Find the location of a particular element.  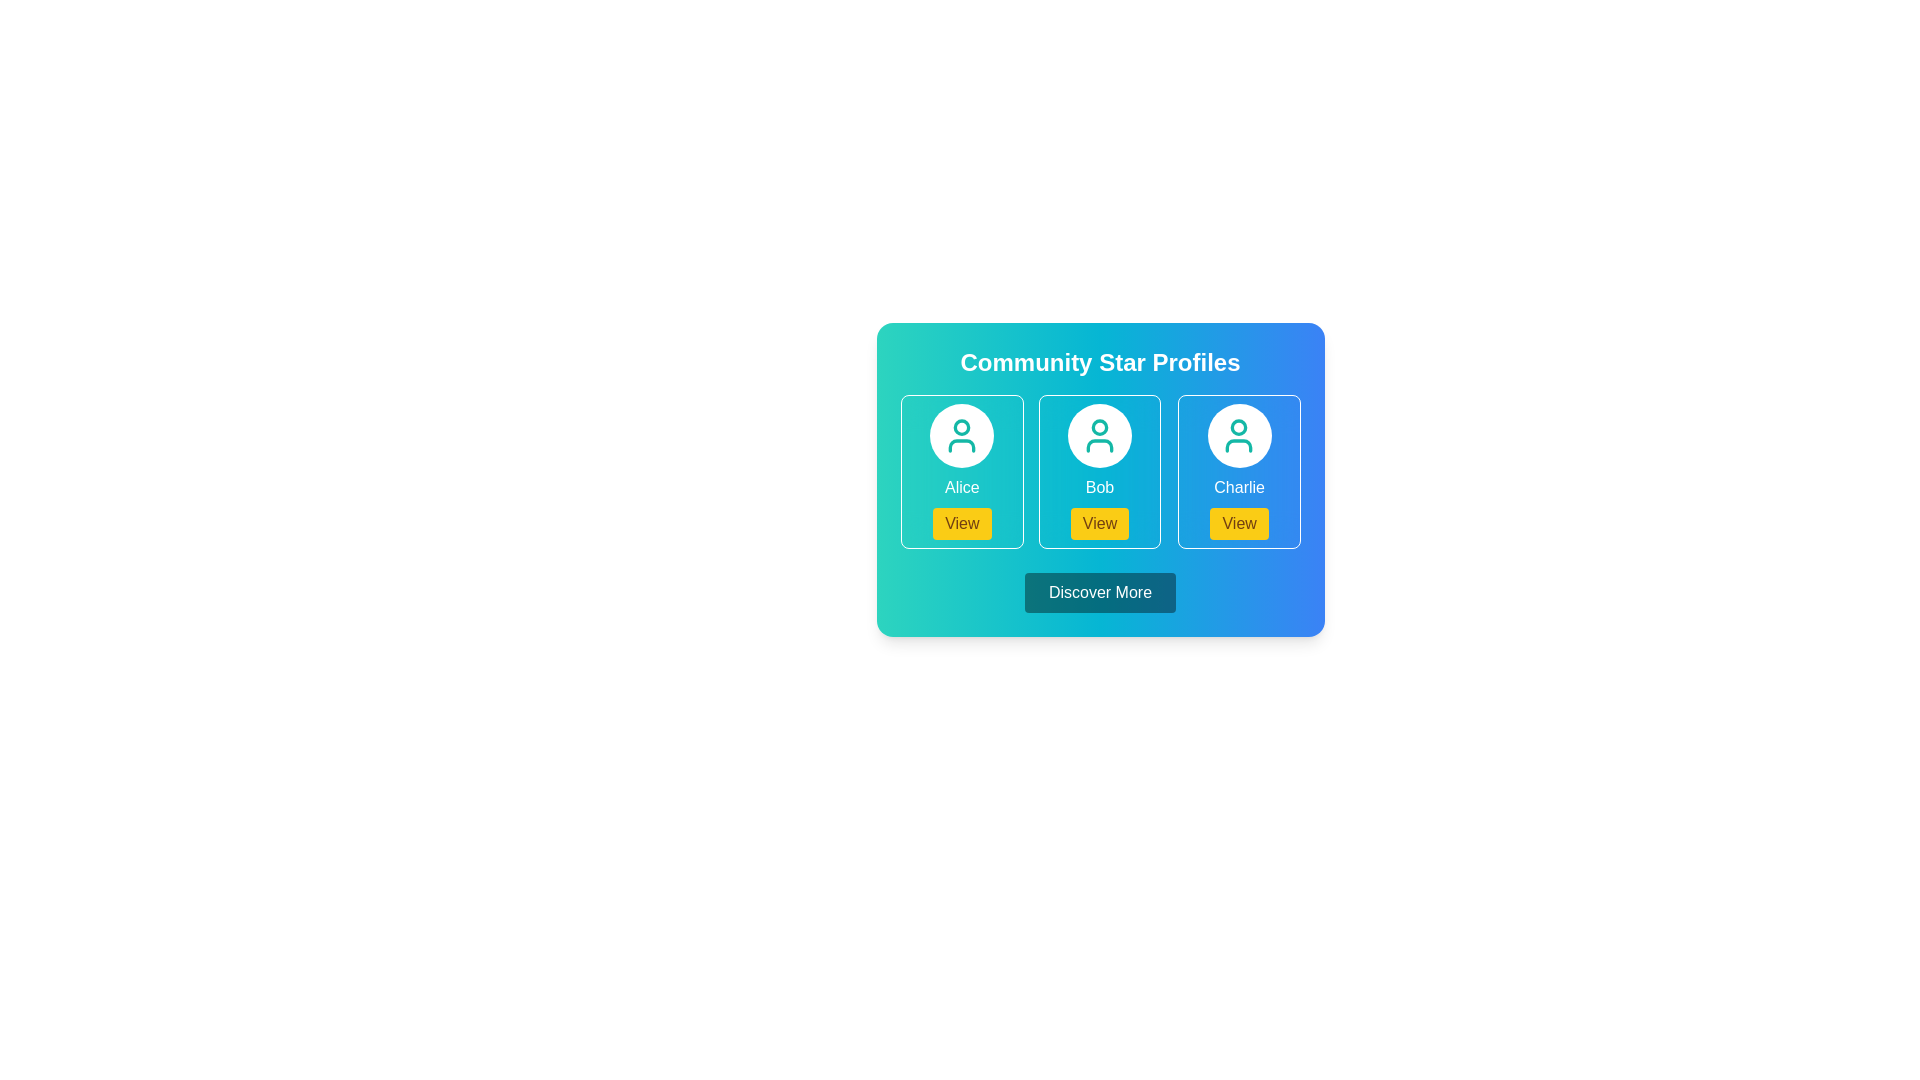

the circular avatar icon representing Alice within the 'Community Star Profiles' section is located at coordinates (961, 426).